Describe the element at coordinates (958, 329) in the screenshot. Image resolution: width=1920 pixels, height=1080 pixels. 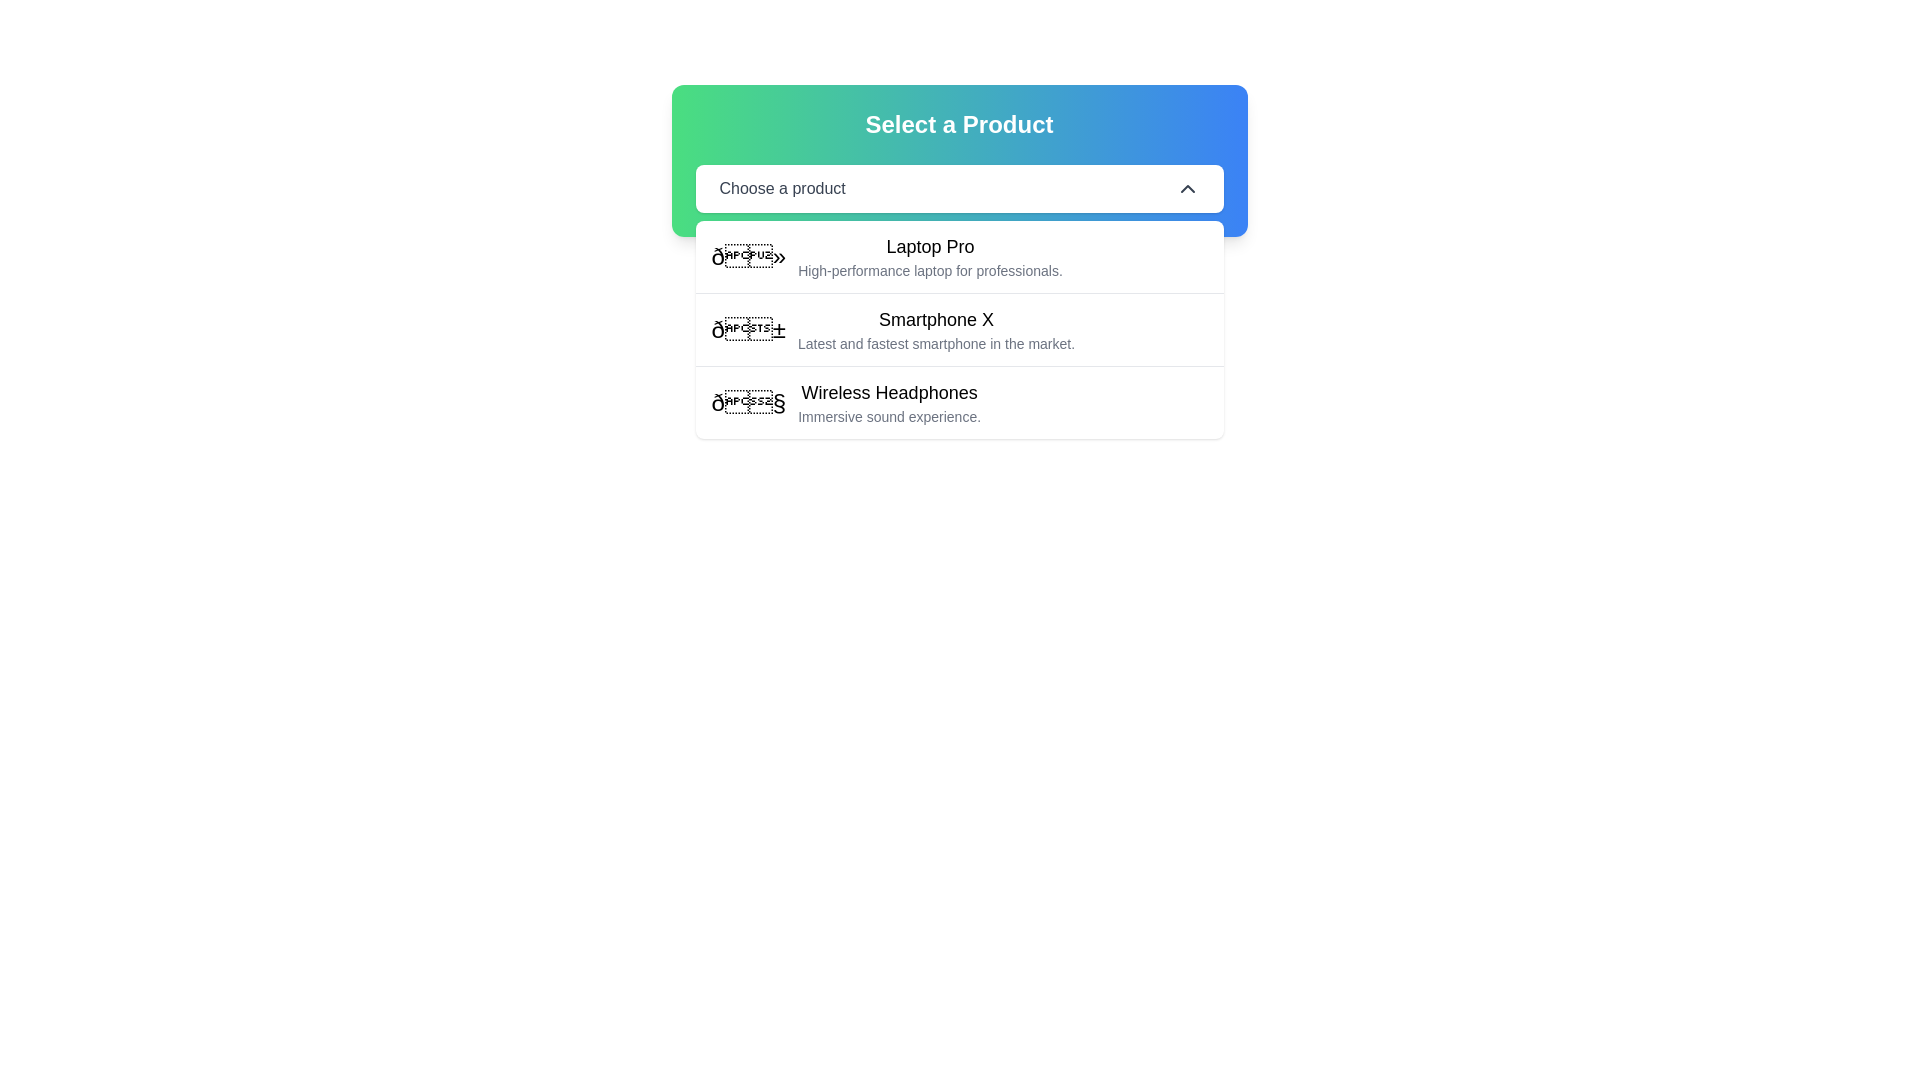
I see `to select the 'Smartphone X' option in the dropdown menu located below the 'Select a Product' heading, positioned between 'Laptop Pro' and 'Wireless Headphones'` at that location.